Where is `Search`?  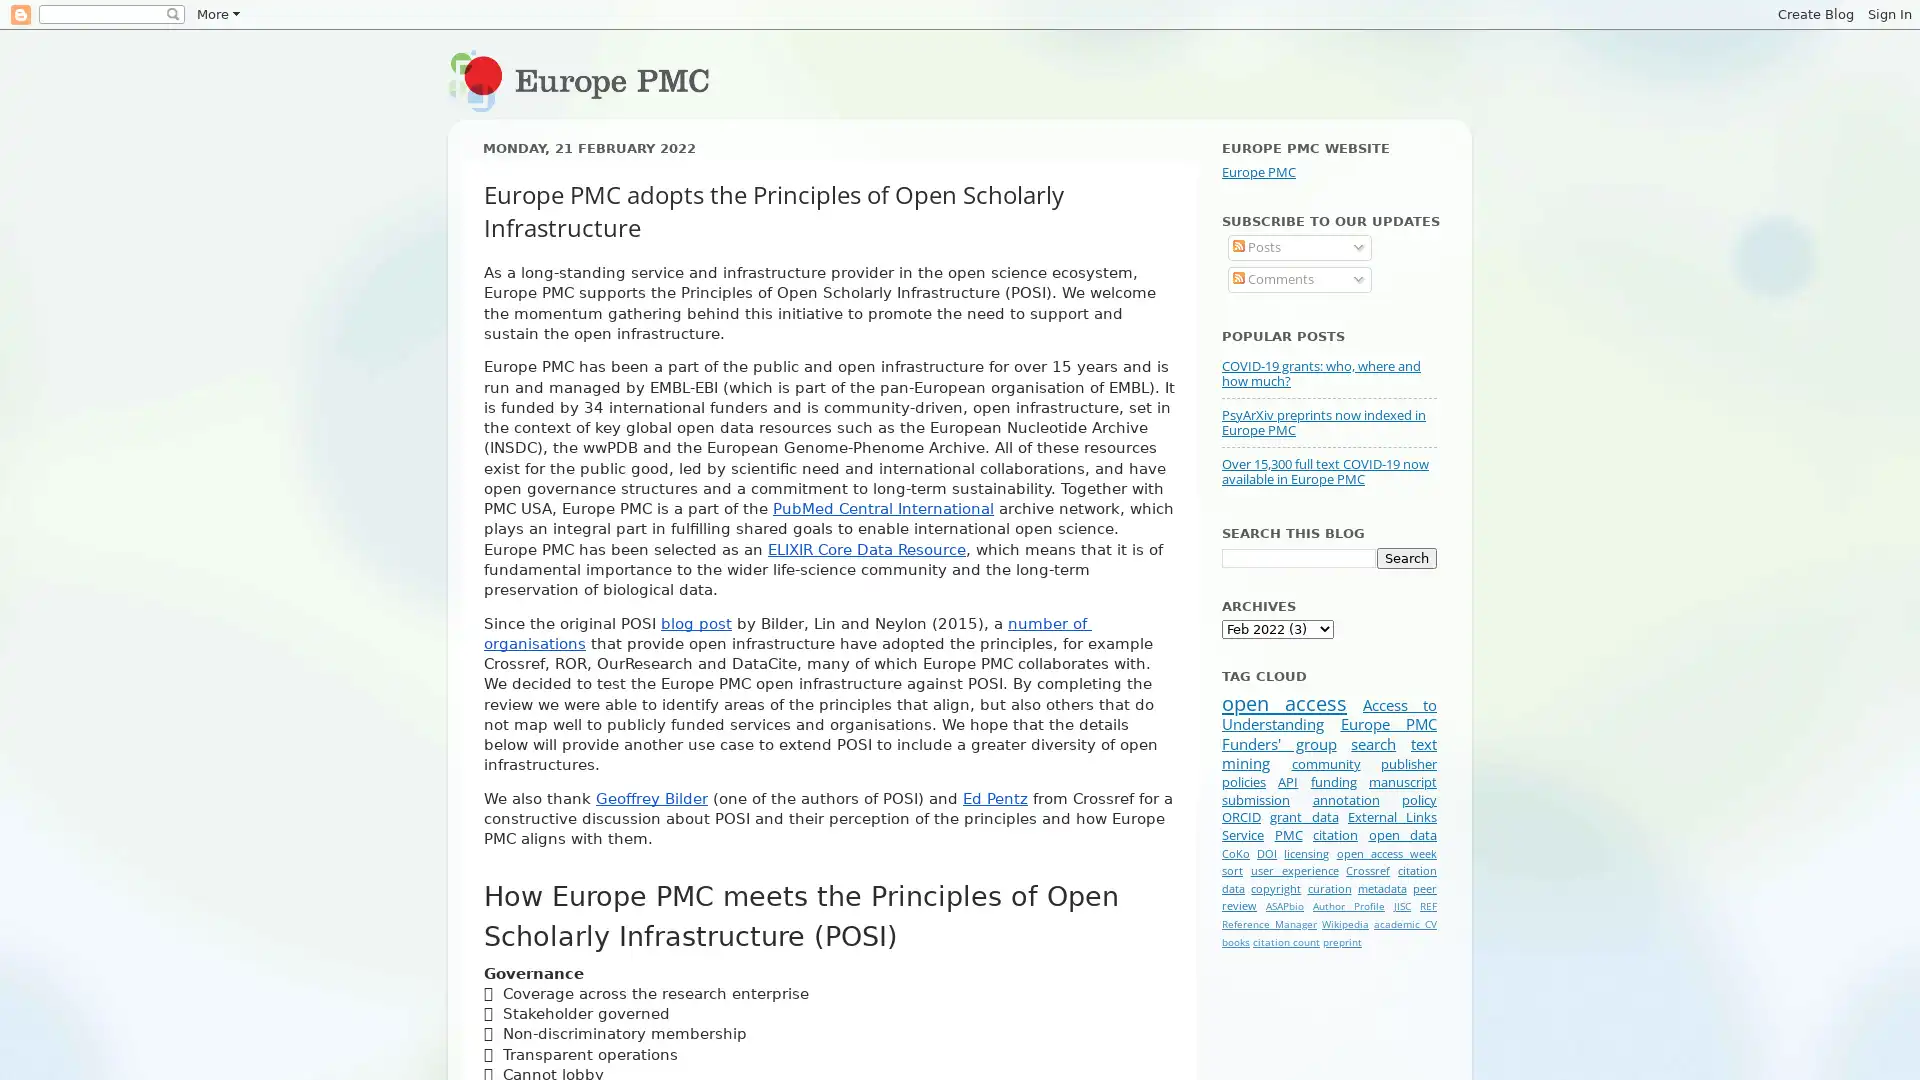 Search is located at coordinates (1405, 557).